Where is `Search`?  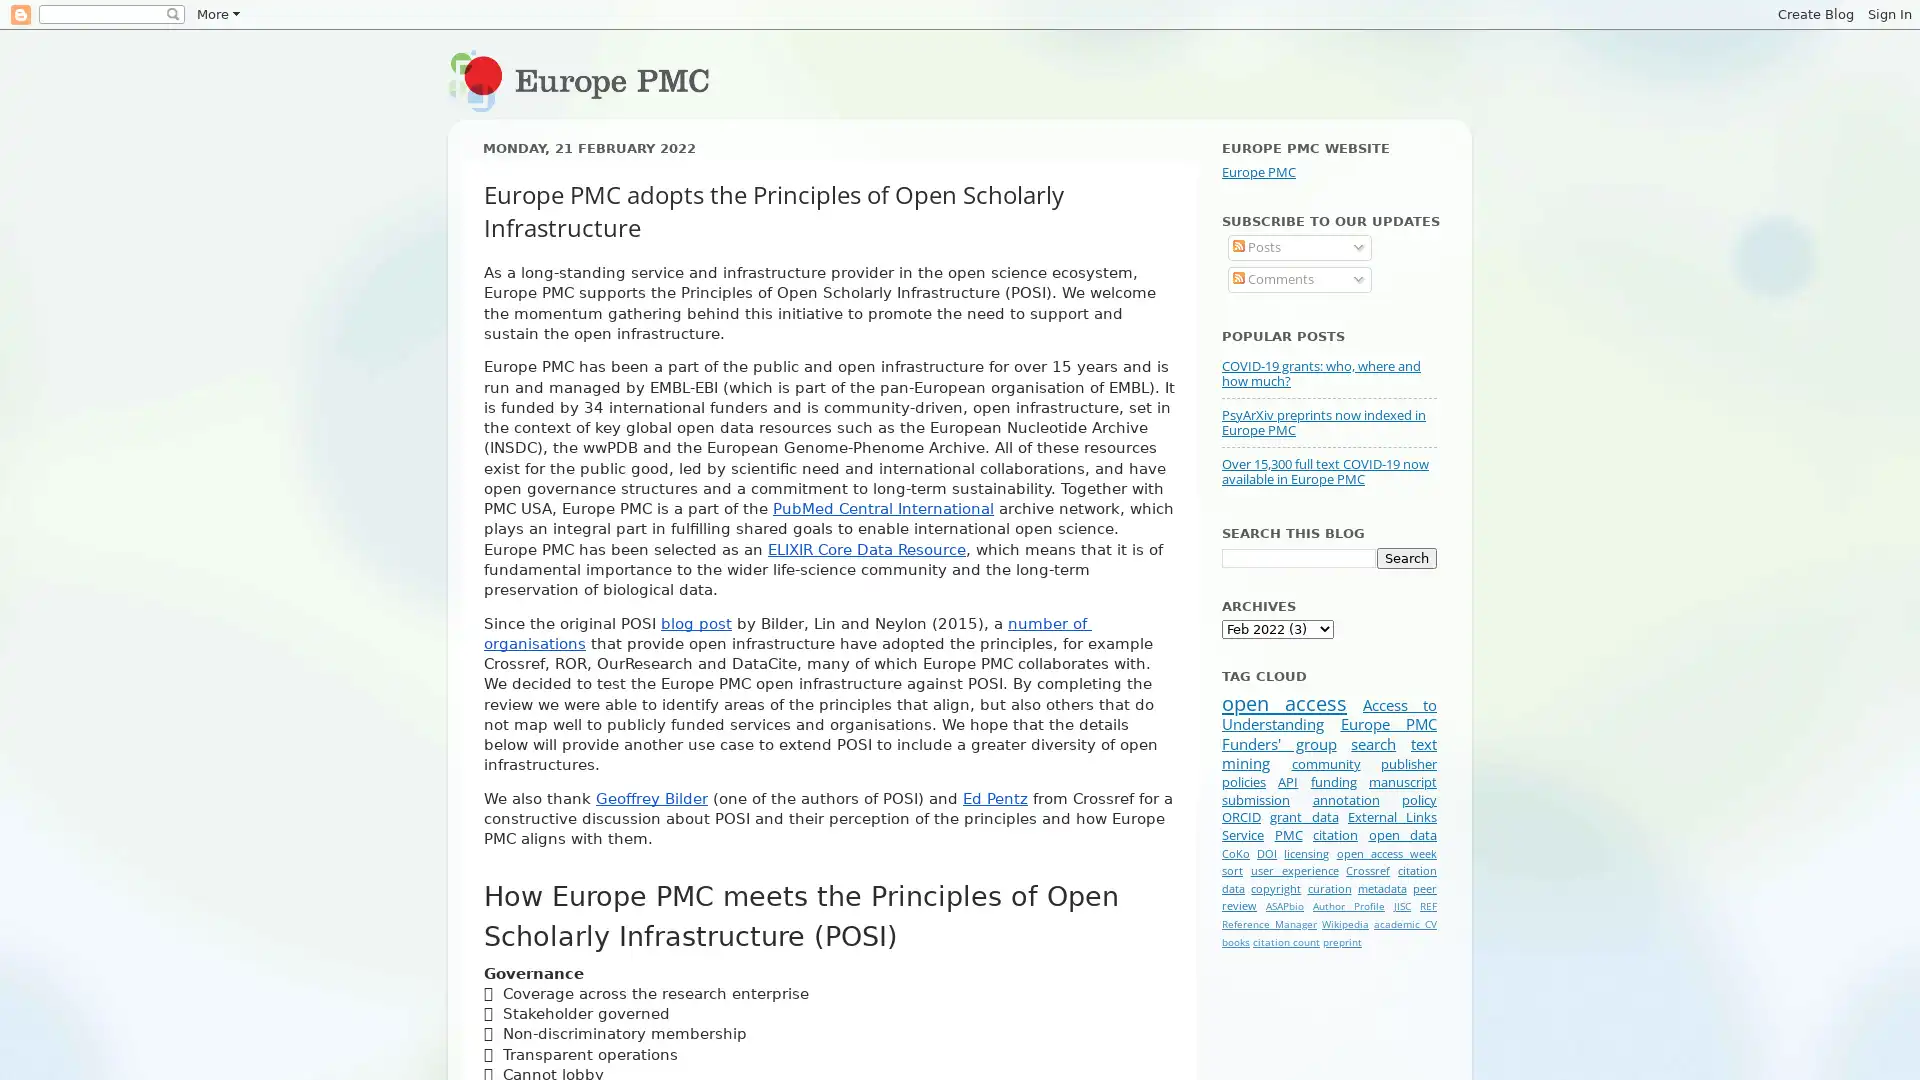 Search is located at coordinates (1405, 557).